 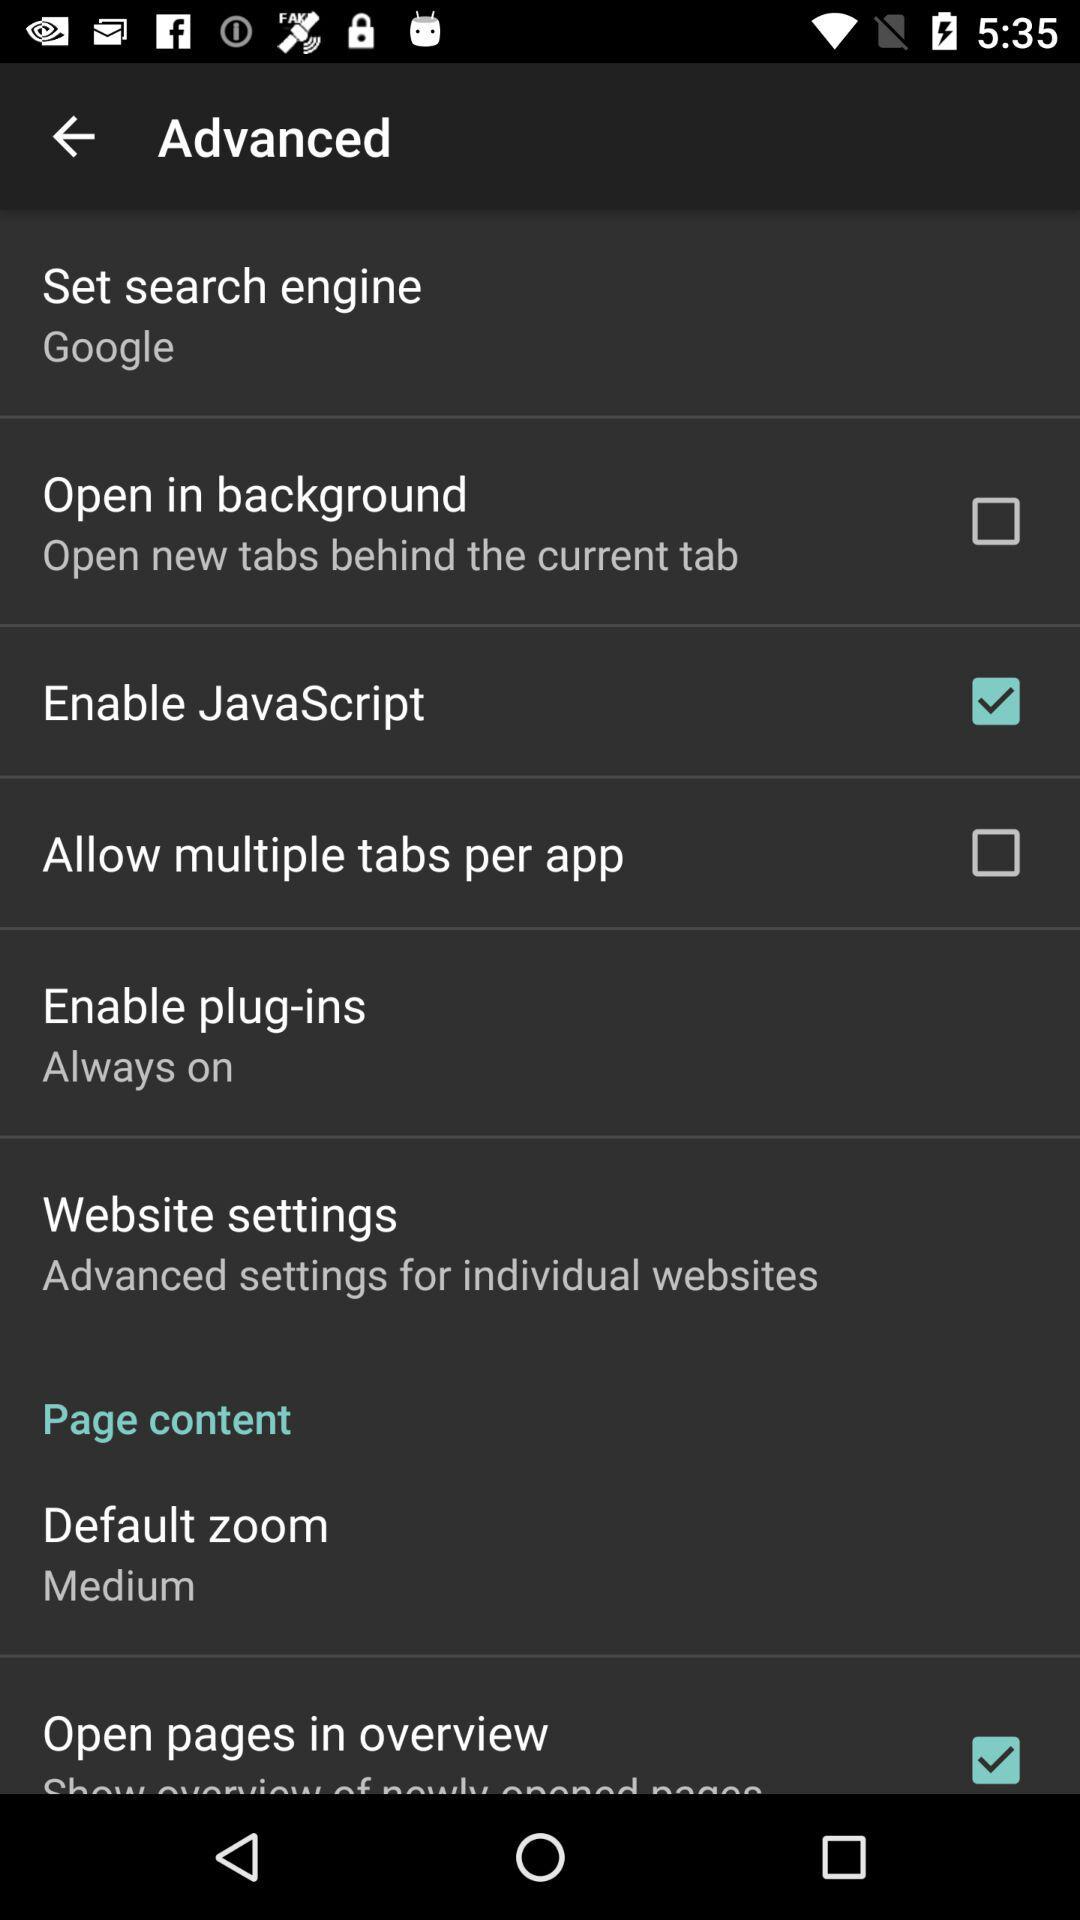 What do you see at coordinates (540, 1395) in the screenshot?
I see `icon below the advanced settings for app` at bounding box center [540, 1395].